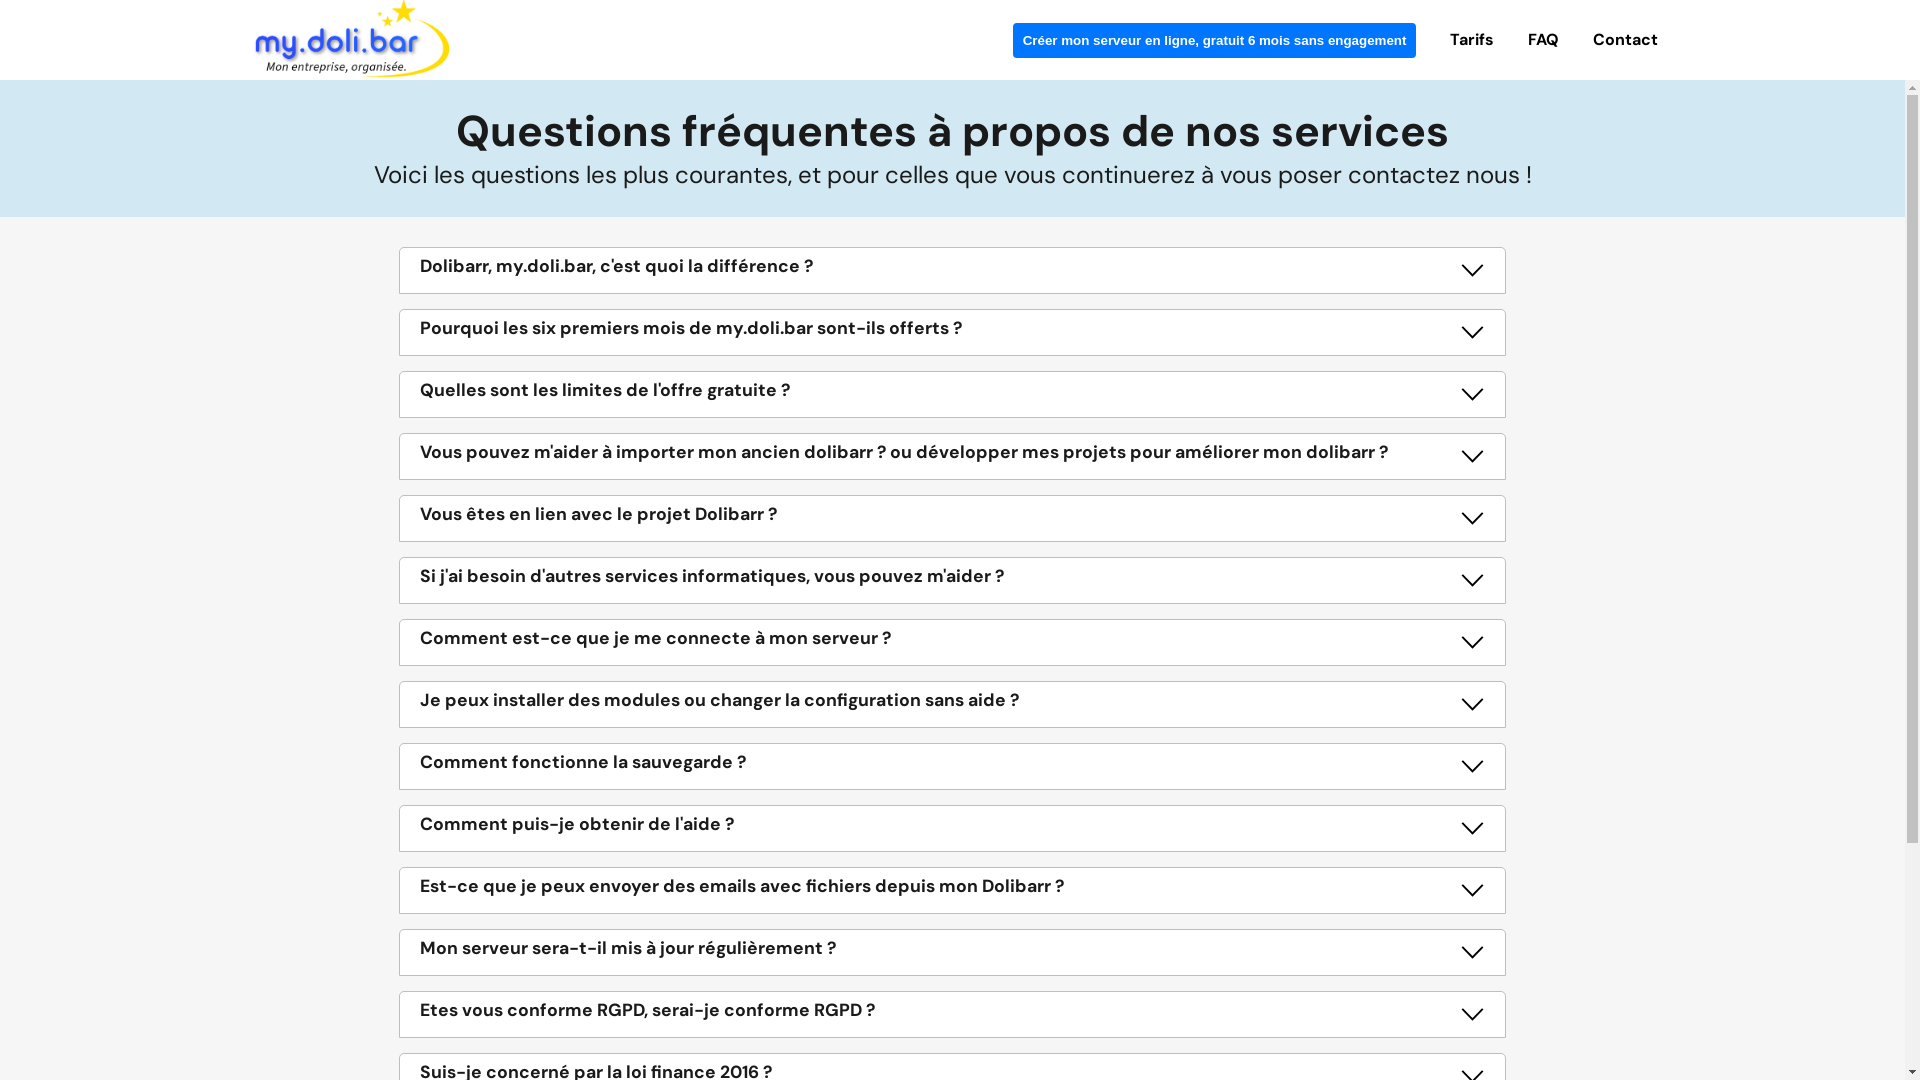  I want to click on 'Contact', so click(1625, 39).